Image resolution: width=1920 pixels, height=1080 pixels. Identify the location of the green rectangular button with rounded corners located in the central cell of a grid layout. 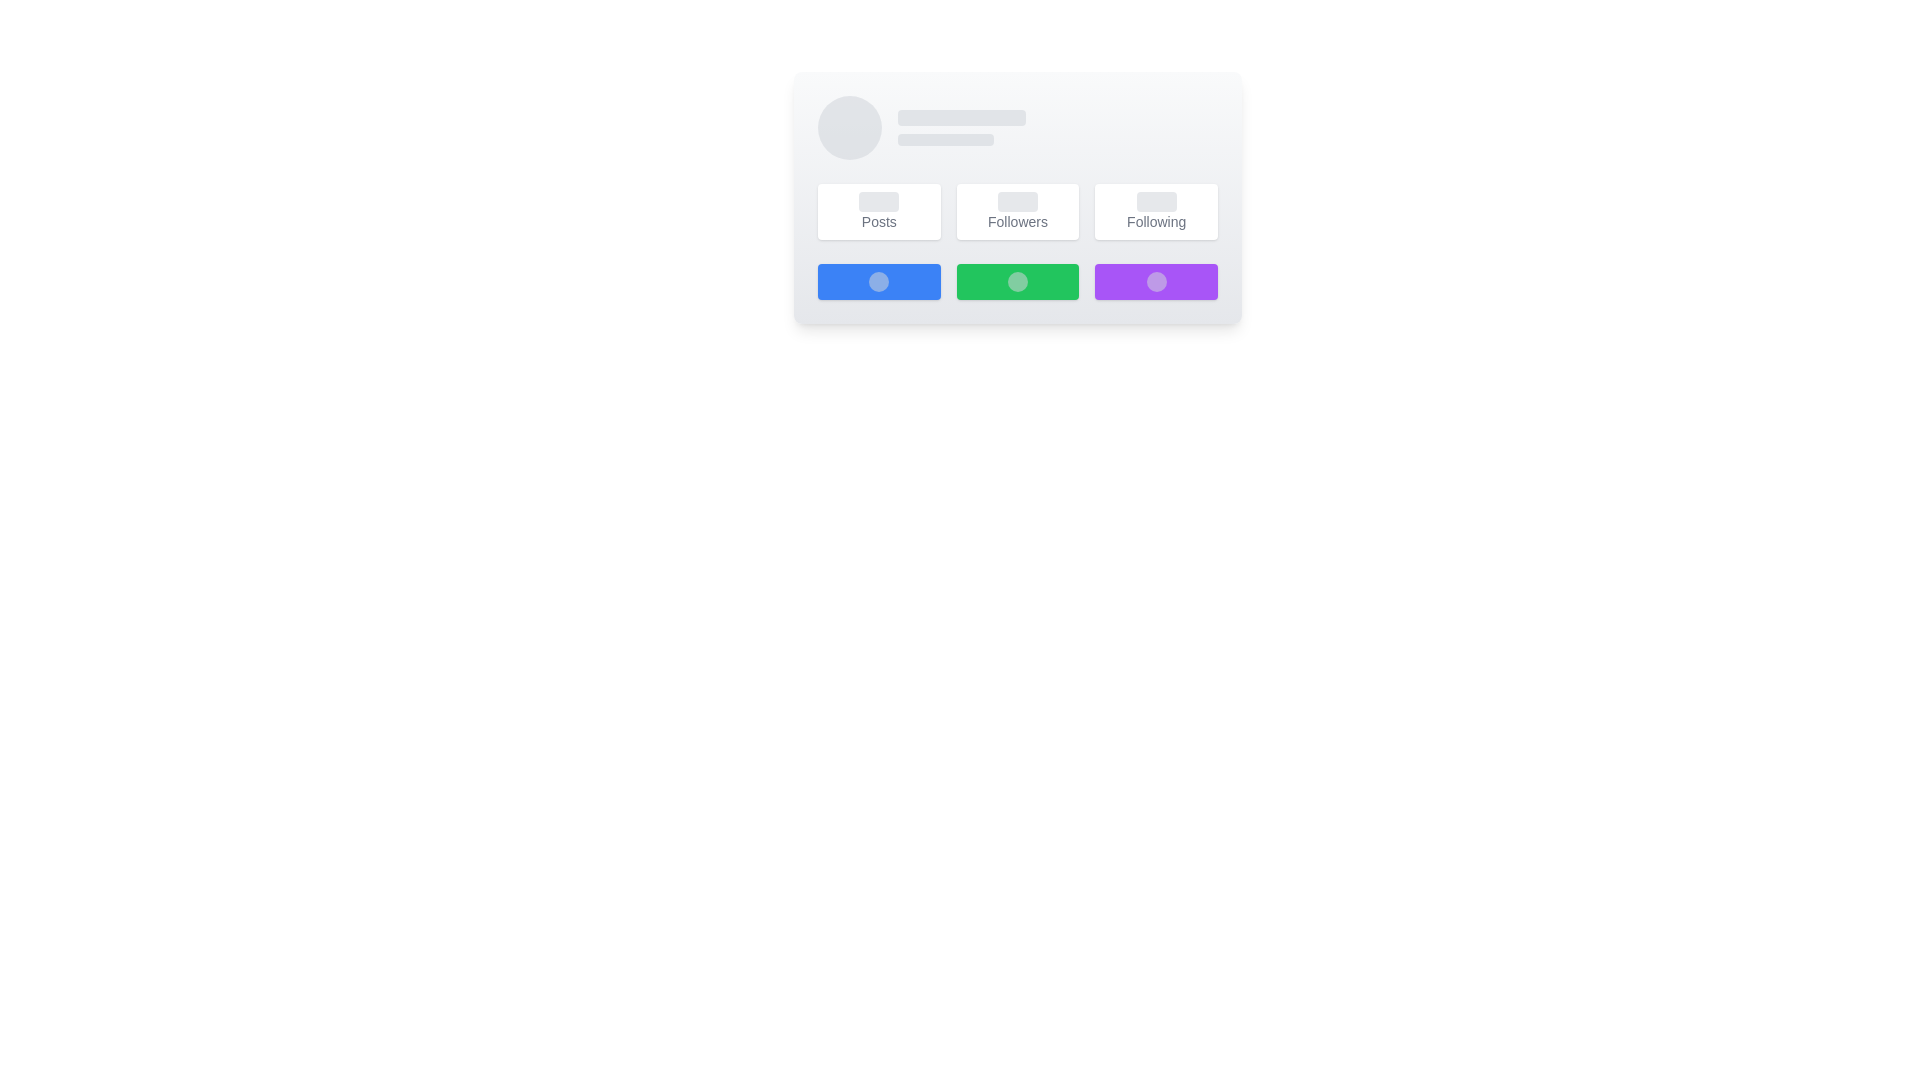
(1017, 281).